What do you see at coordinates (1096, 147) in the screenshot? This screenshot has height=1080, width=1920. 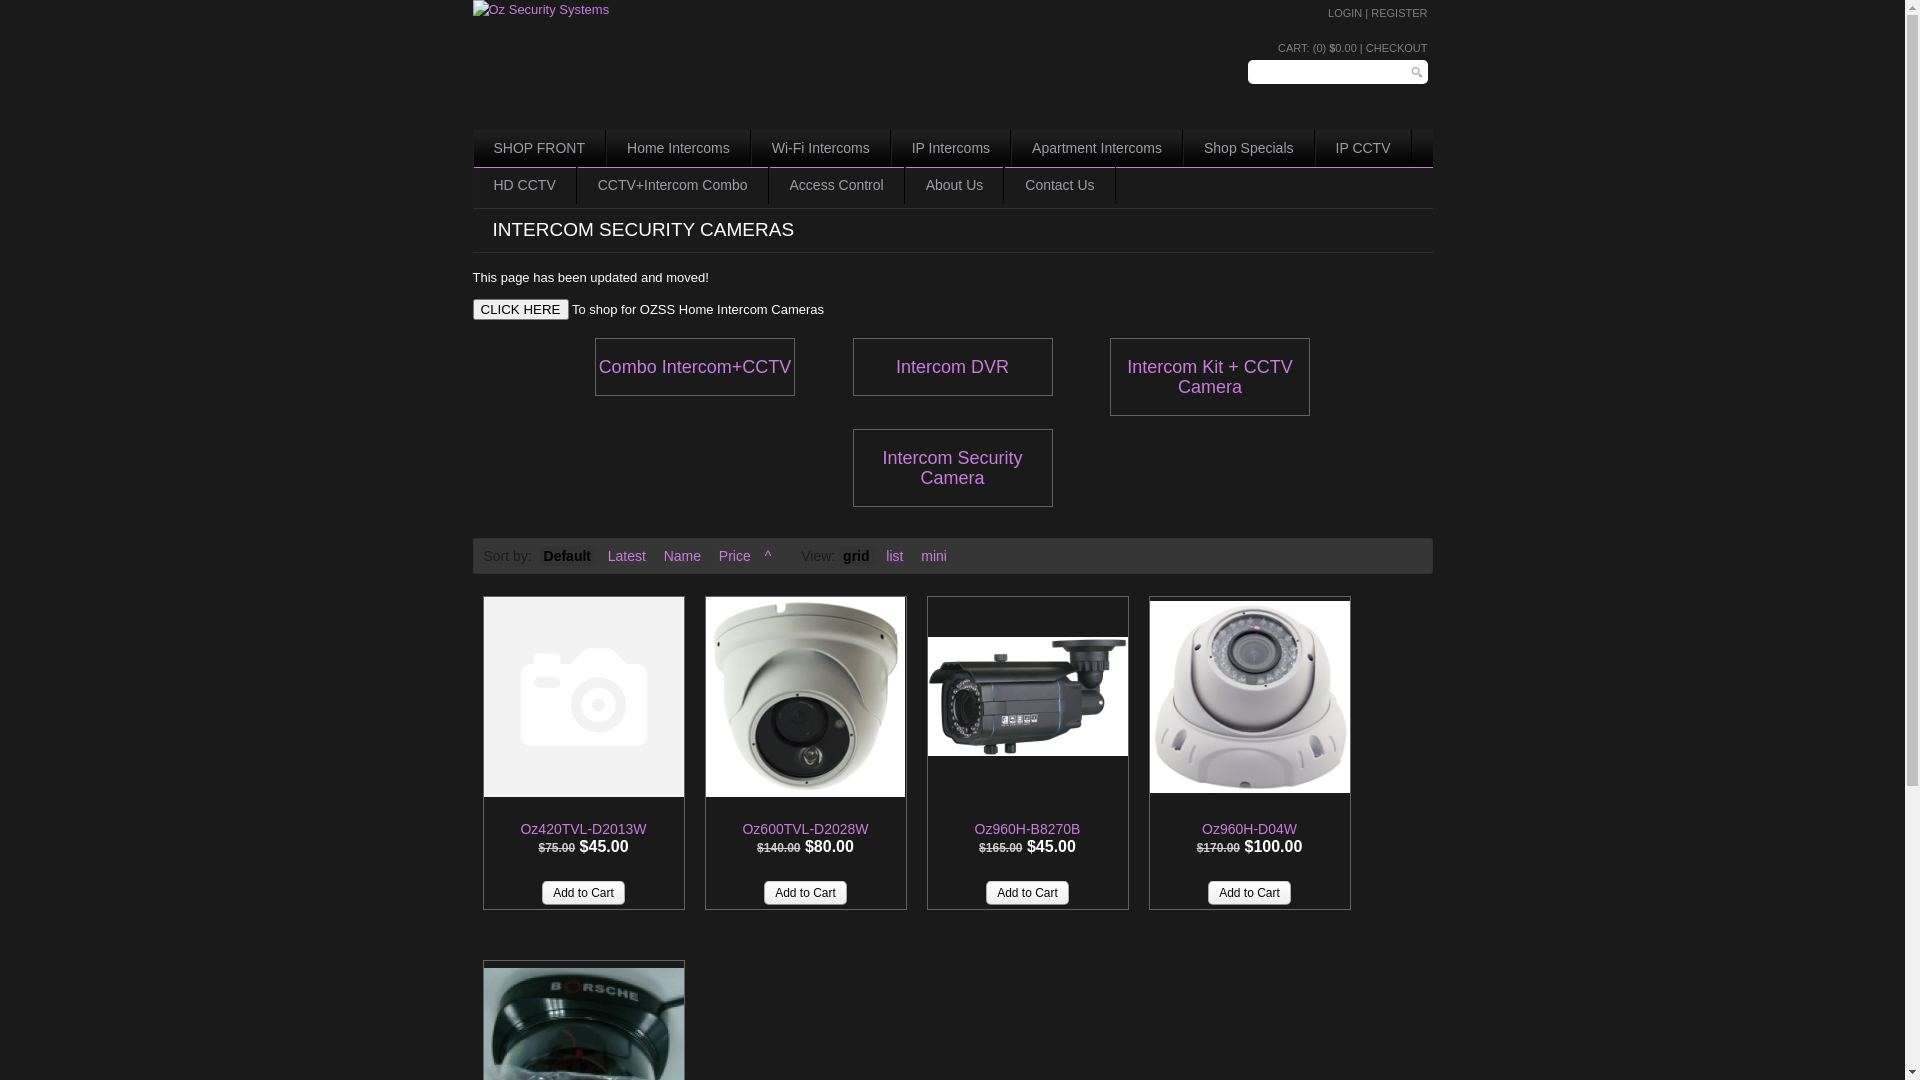 I see `'Apartment Intercoms'` at bounding box center [1096, 147].